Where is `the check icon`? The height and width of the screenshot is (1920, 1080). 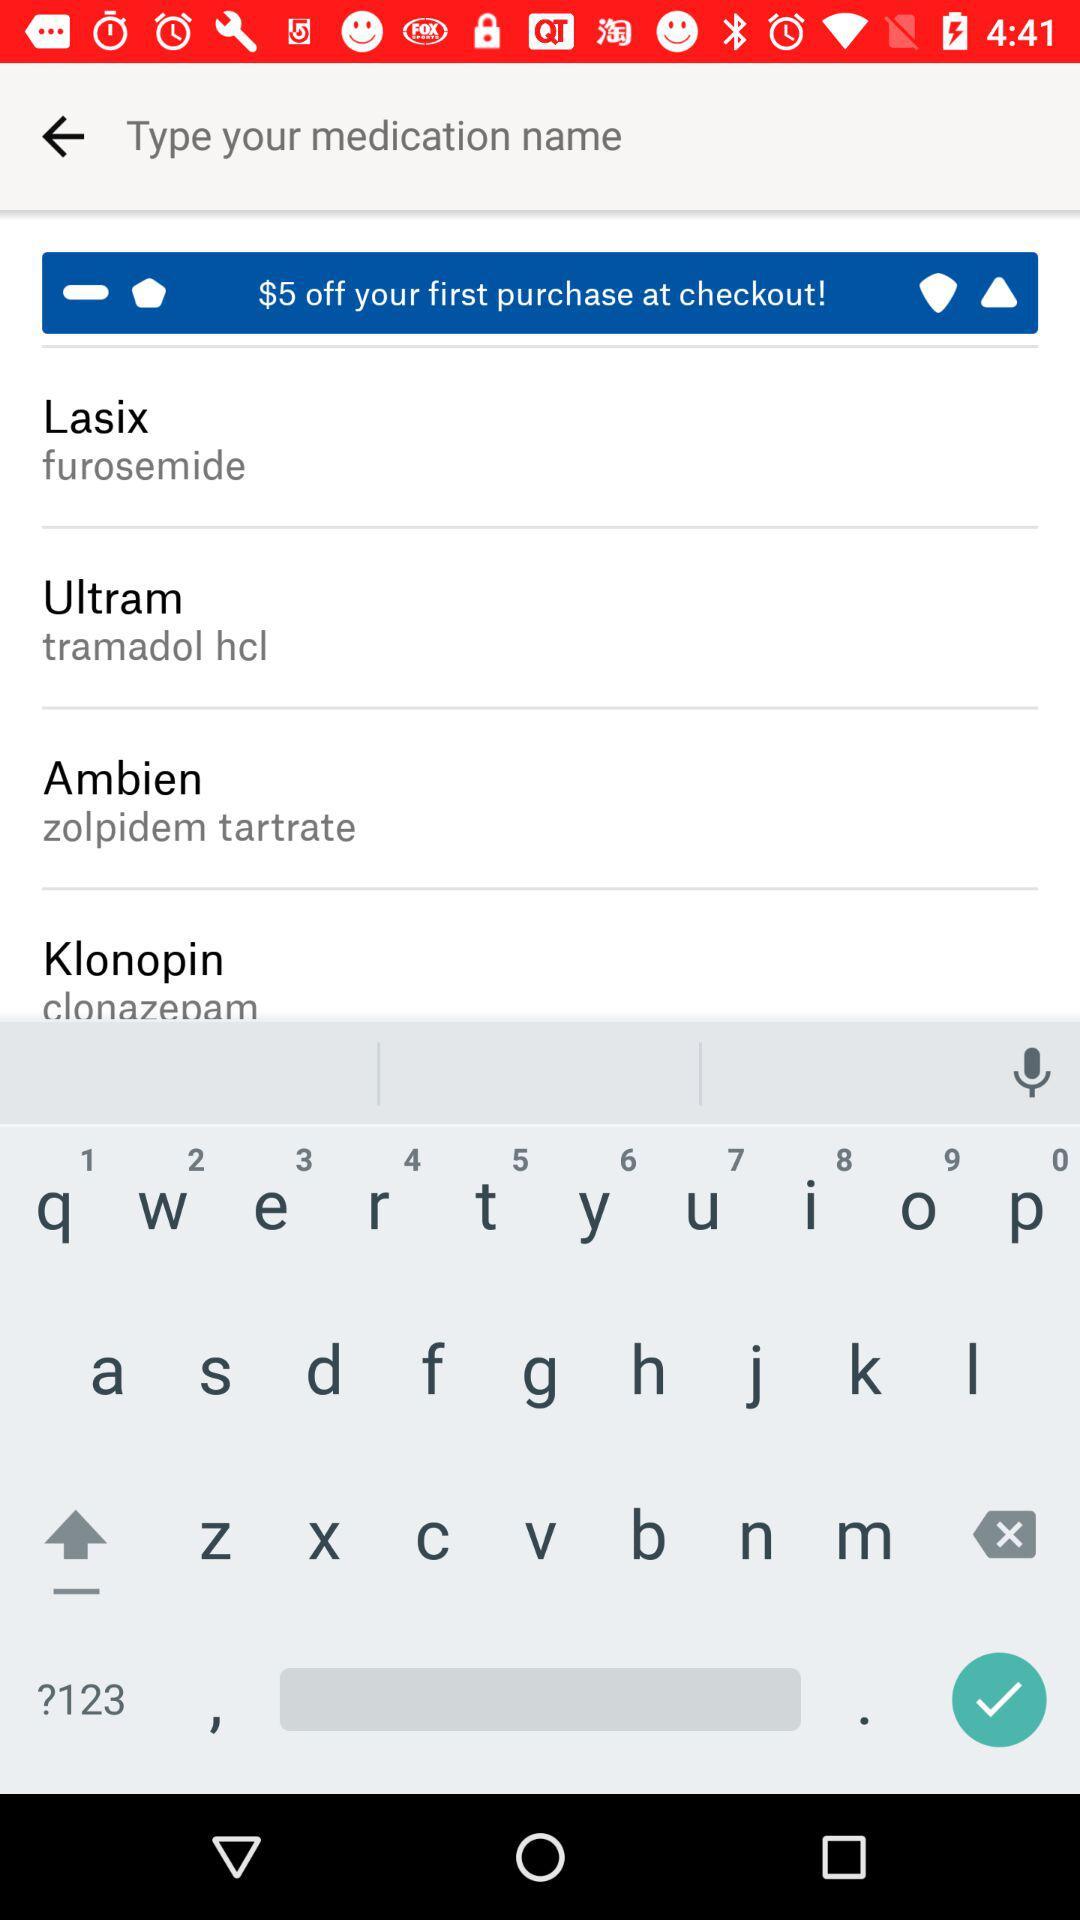 the check icon is located at coordinates (995, 1708).